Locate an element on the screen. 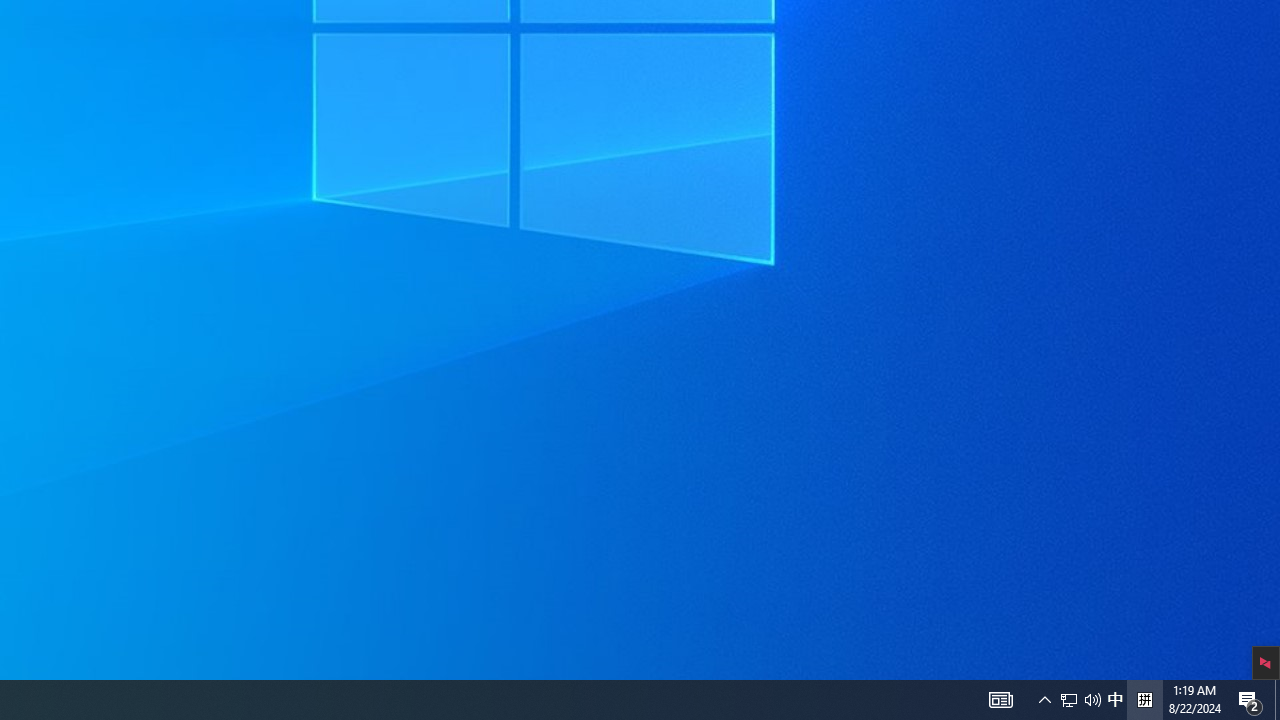  'Q2790: 100%' is located at coordinates (1068, 698).